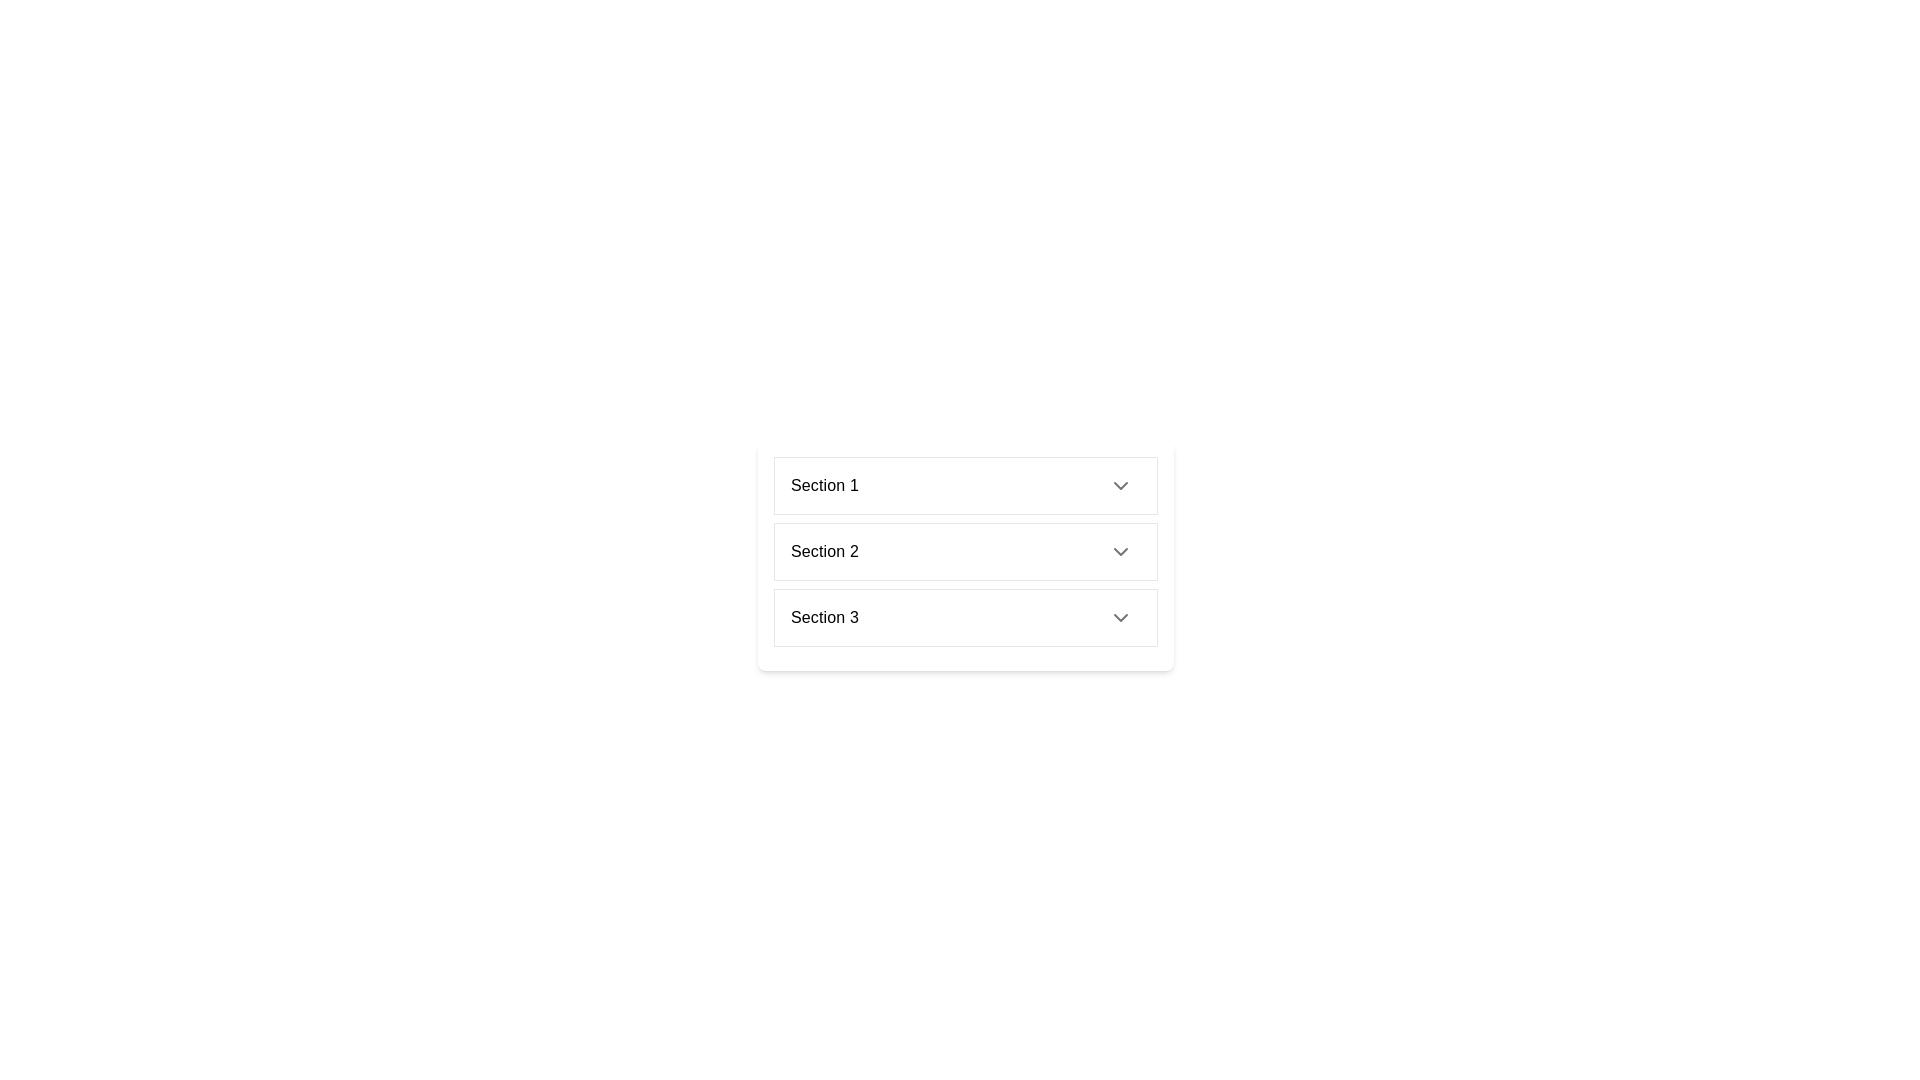 This screenshot has width=1920, height=1080. Describe the element at coordinates (1121, 551) in the screenshot. I see `the downward-facing chevron icon located to the right of the 'Section 2' text label` at that location.